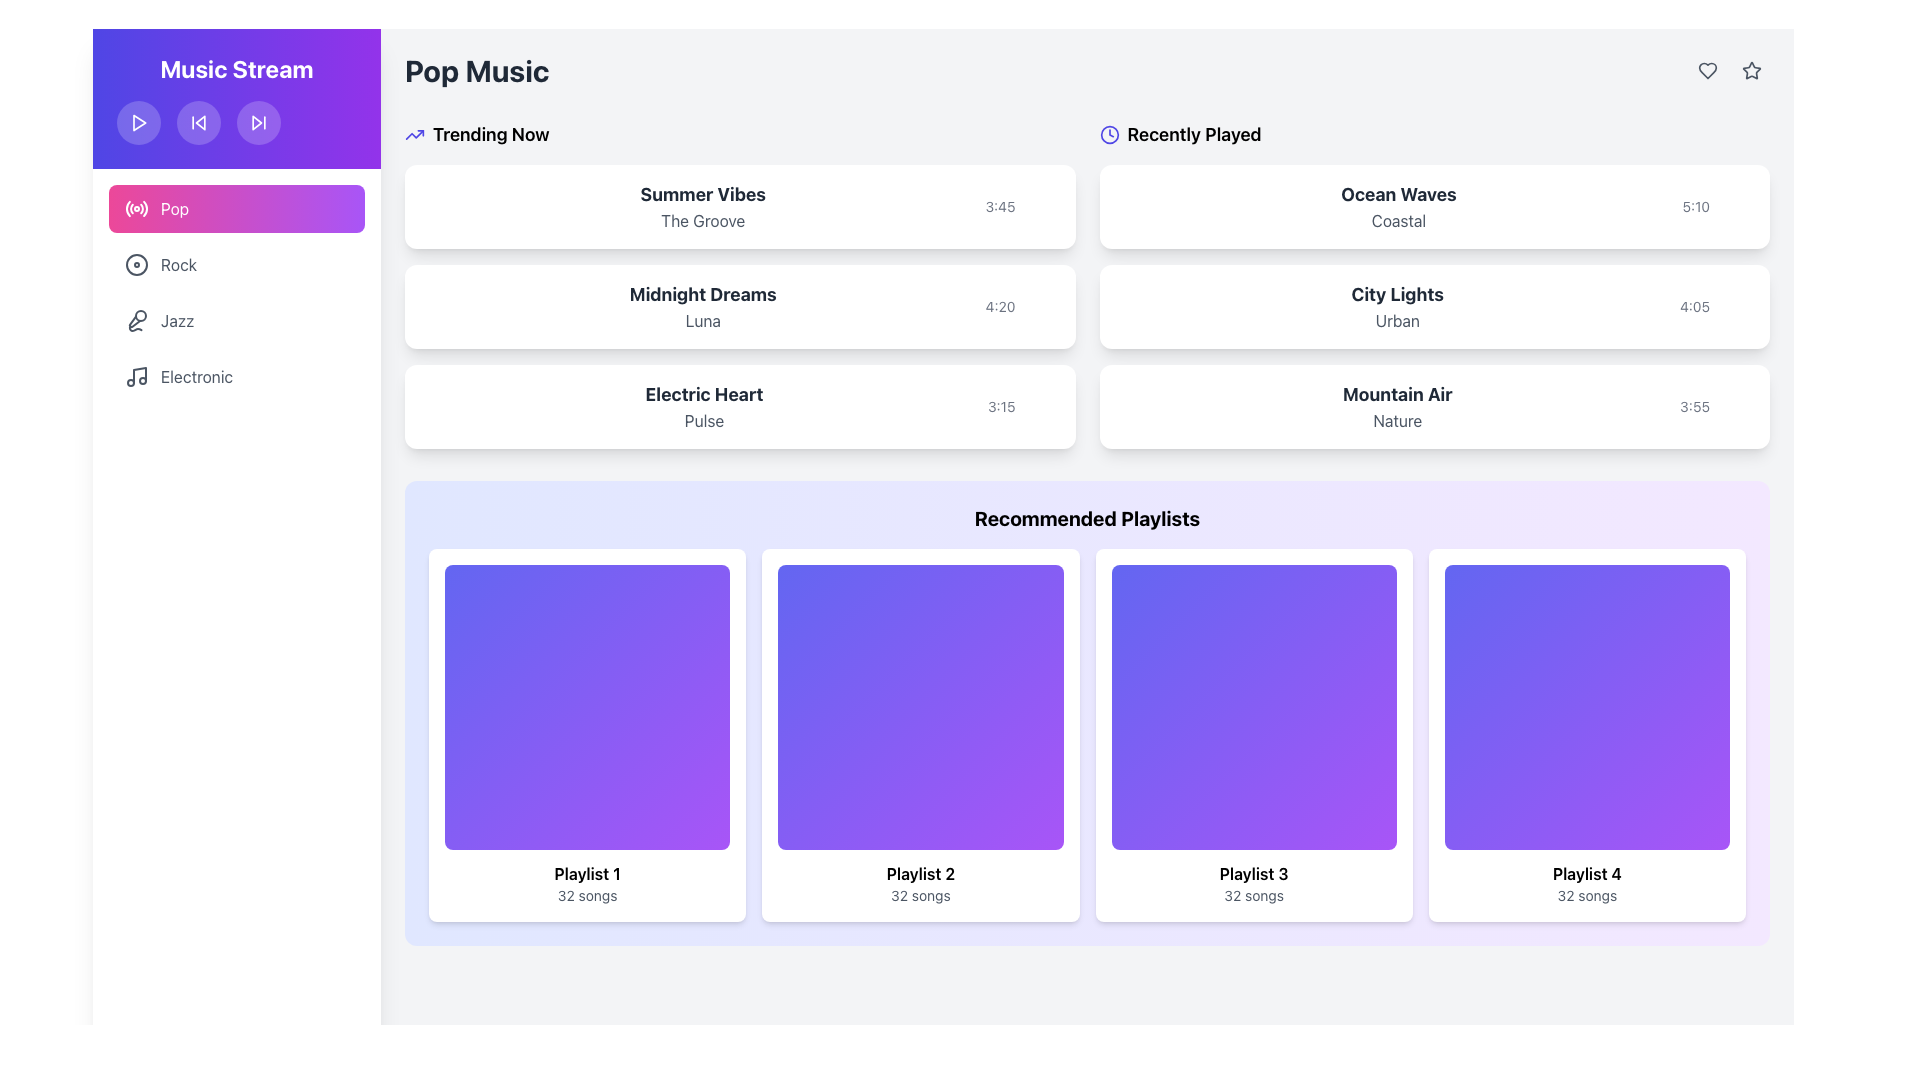  I want to click on the 'Rock' music category button located in the sidebar menu, positioned below the 'Pop' button and above the 'Jazz' button, so click(236, 264).